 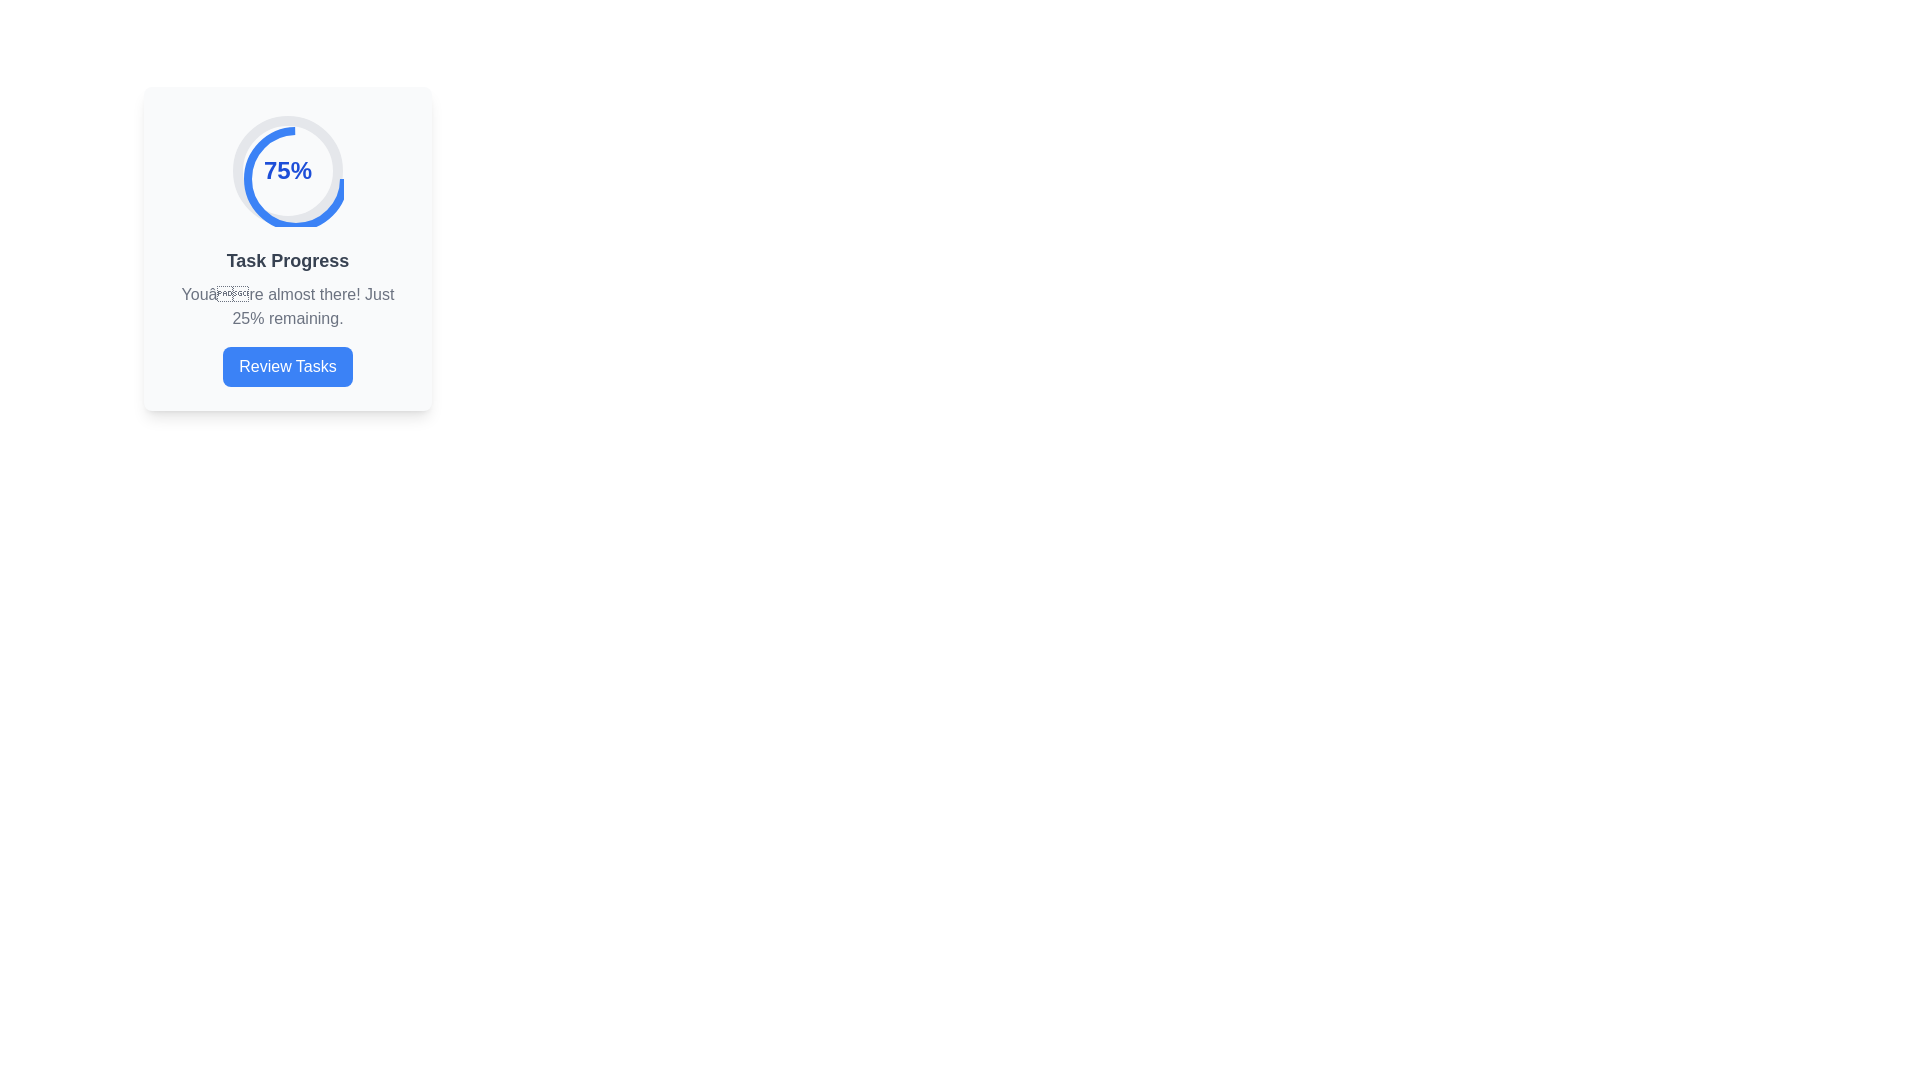 I want to click on the Circular Progress Indicator located at the top middle of the card layout to interact with it, so click(x=287, y=169).